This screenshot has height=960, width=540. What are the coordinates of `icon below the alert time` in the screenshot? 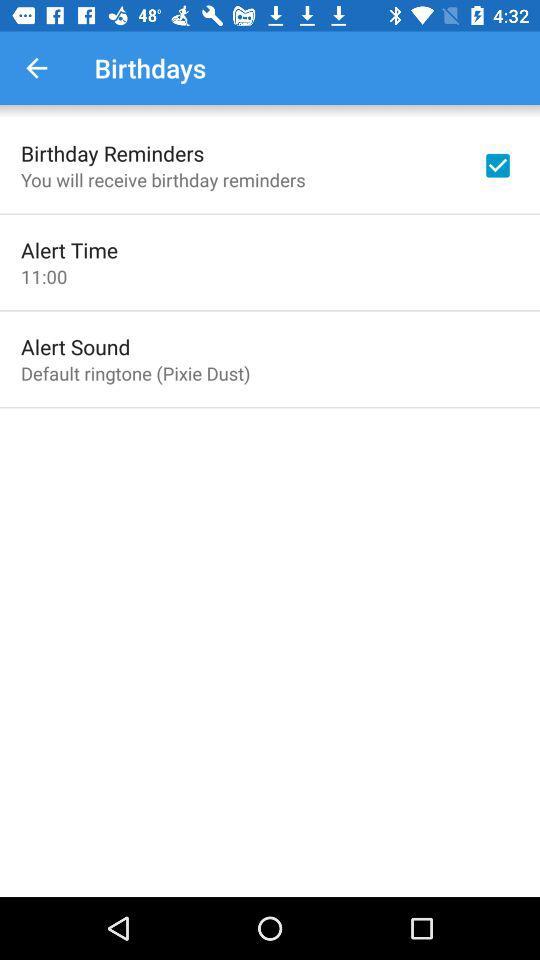 It's located at (44, 275).